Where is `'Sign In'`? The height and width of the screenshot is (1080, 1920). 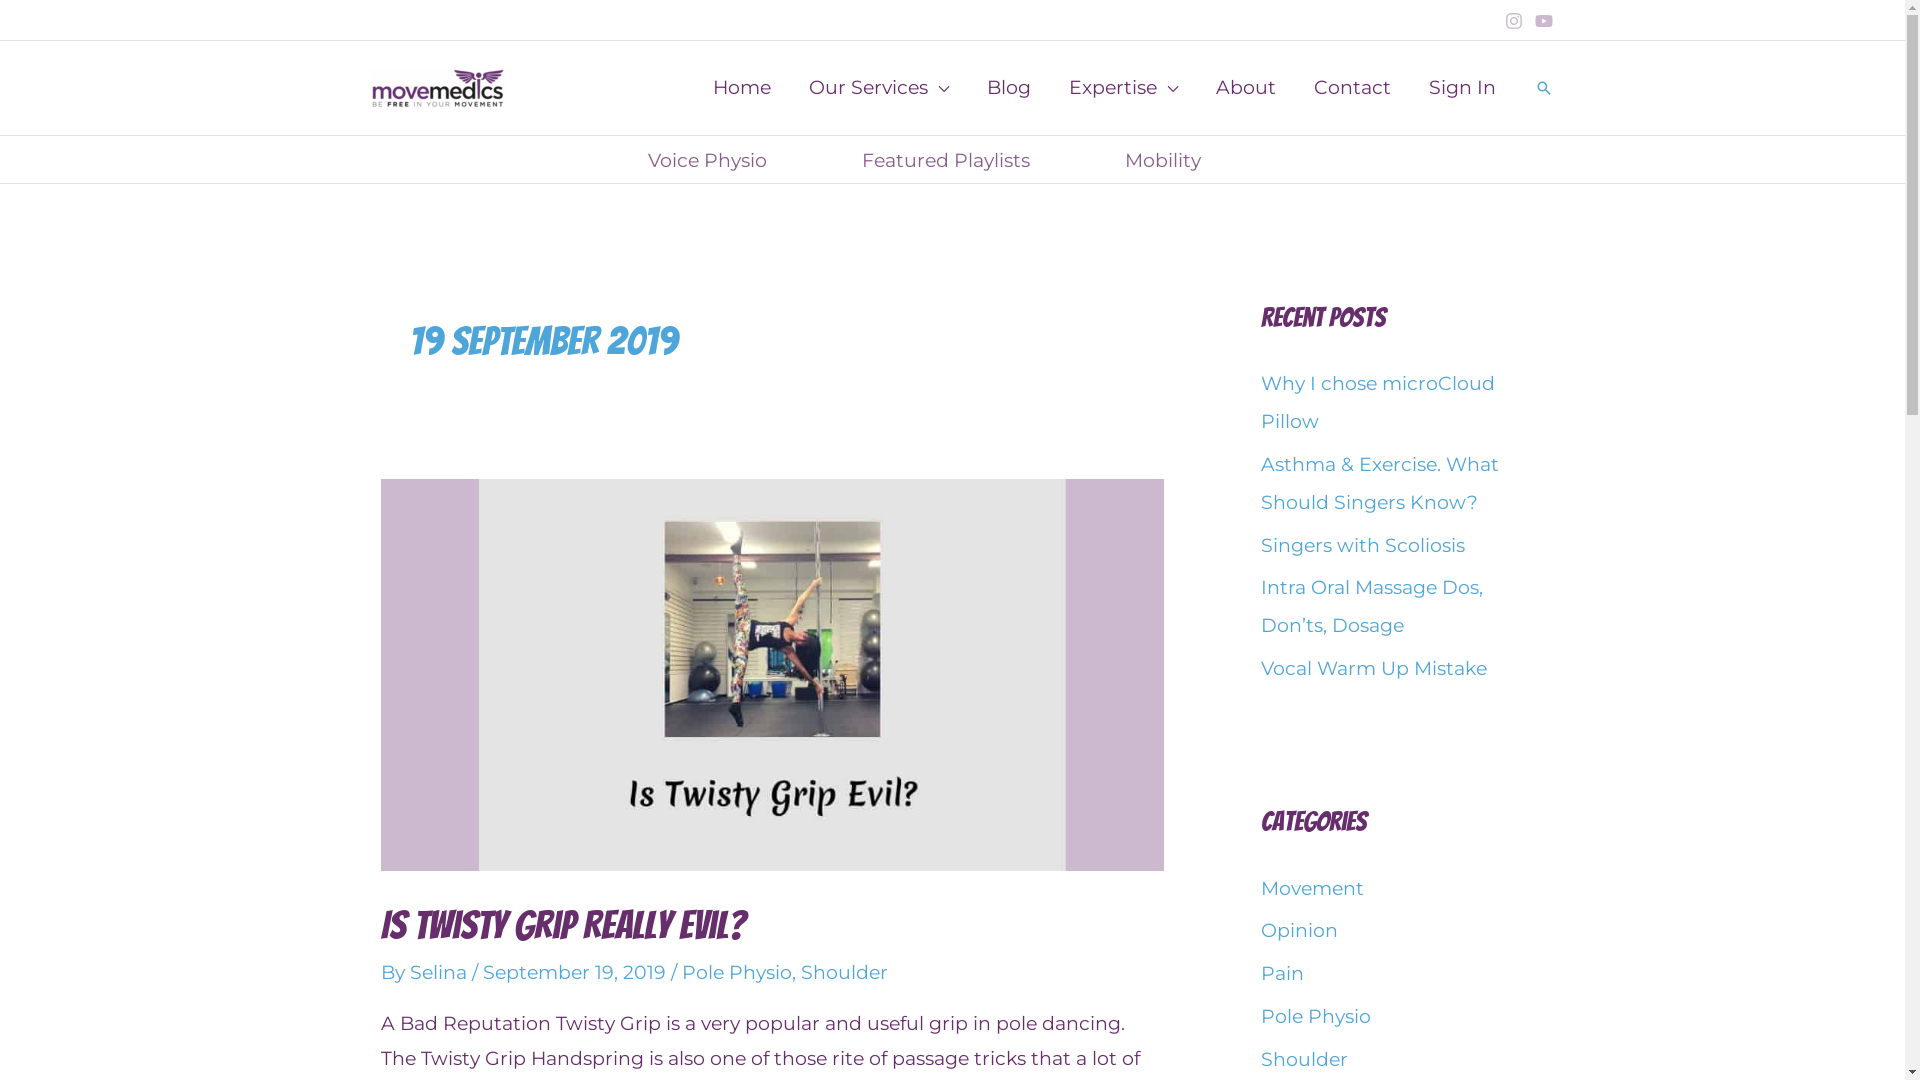 'Sign In' is located at coordinates (1462, 87).